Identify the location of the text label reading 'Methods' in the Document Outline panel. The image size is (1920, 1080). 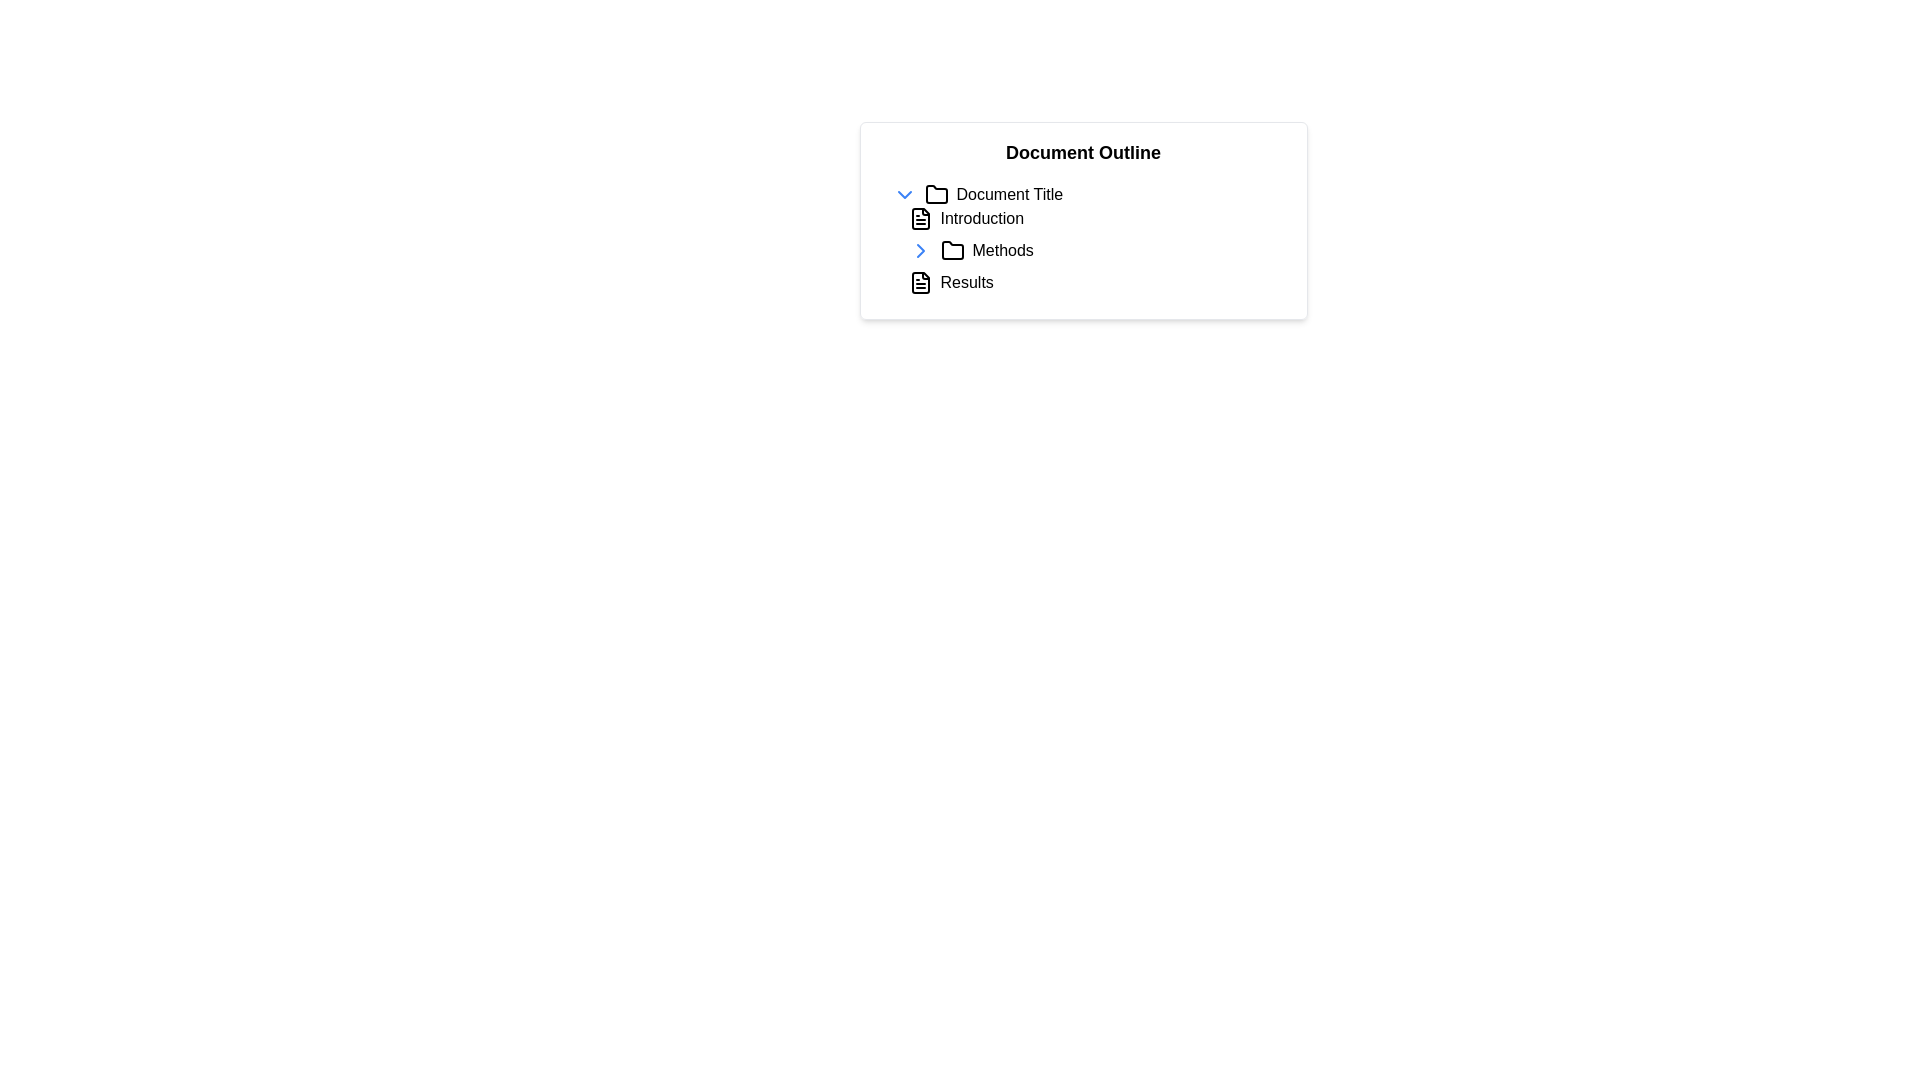
(1003, 249).